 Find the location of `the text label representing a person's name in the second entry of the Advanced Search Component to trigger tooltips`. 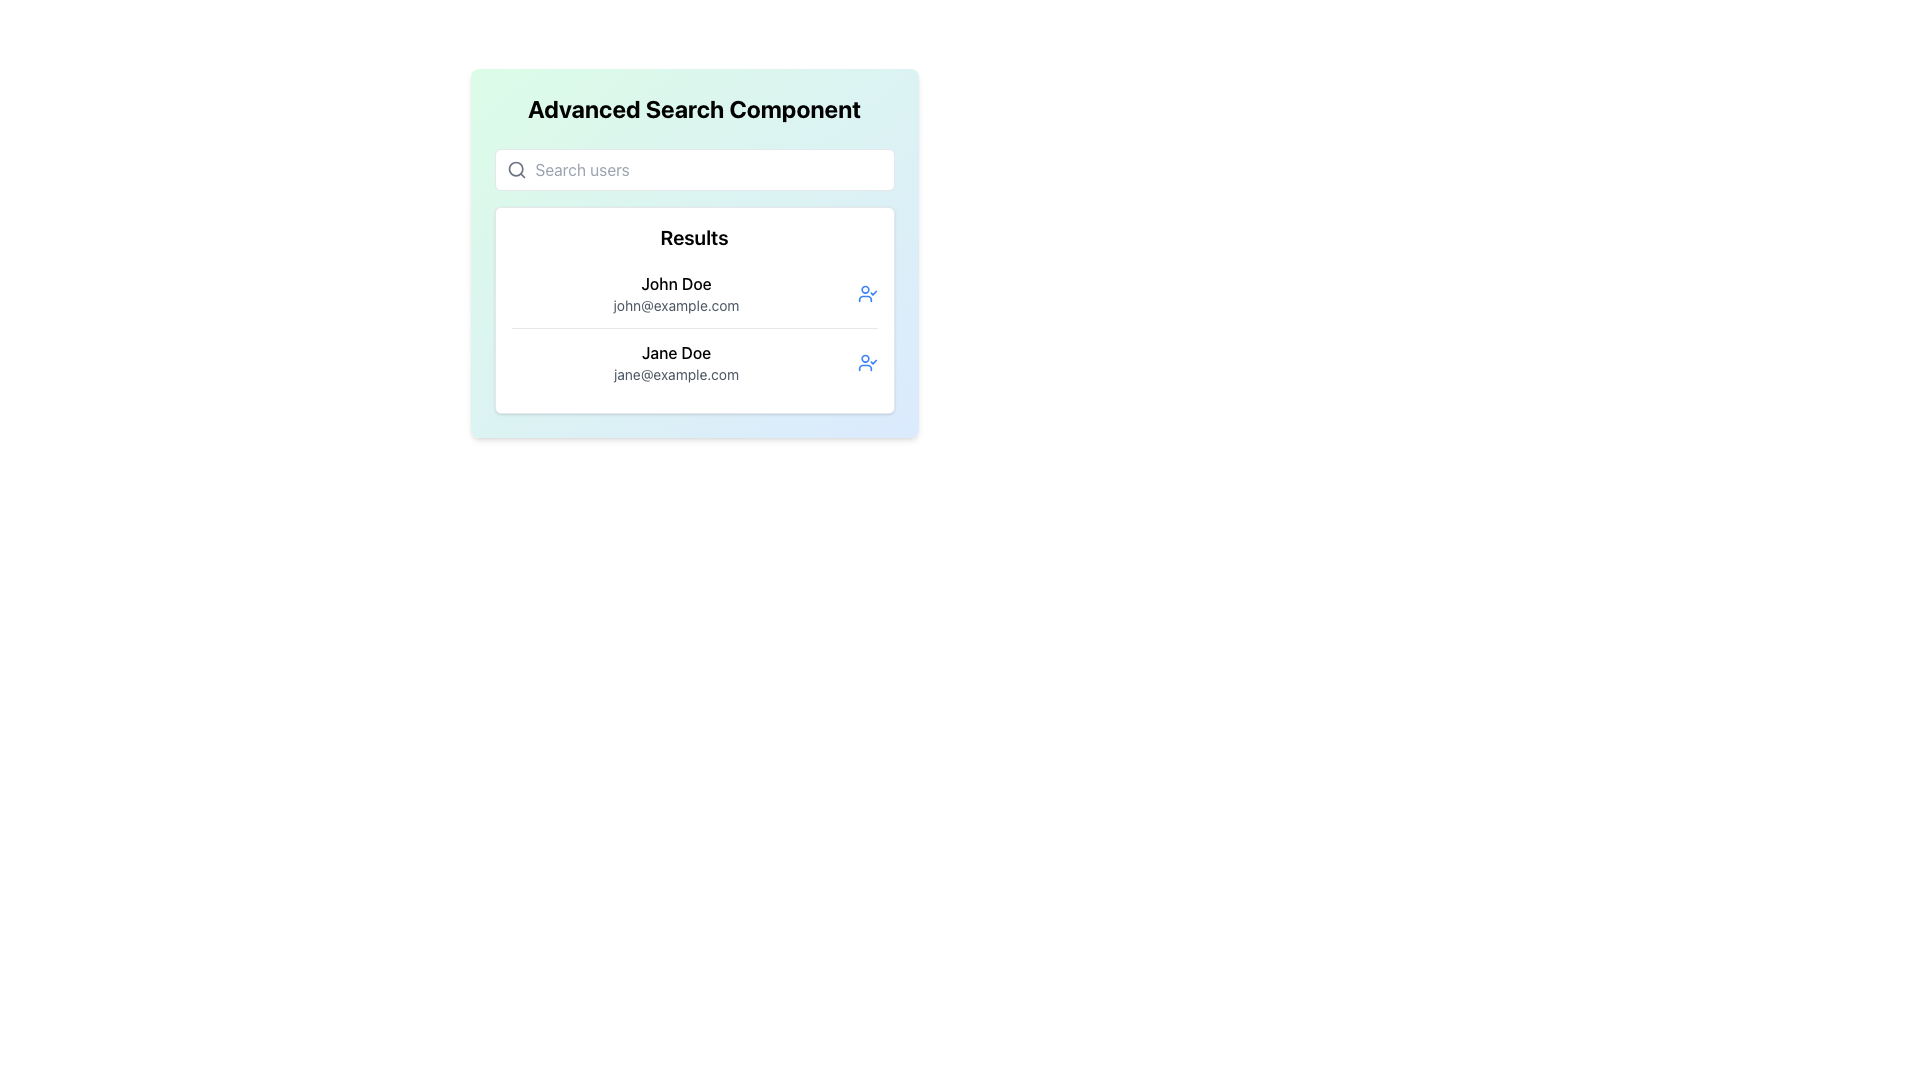

the text label representing a person's name in the second entry of the Advanced Search Component to trigger tooltips is located at coordinates (676, 352).